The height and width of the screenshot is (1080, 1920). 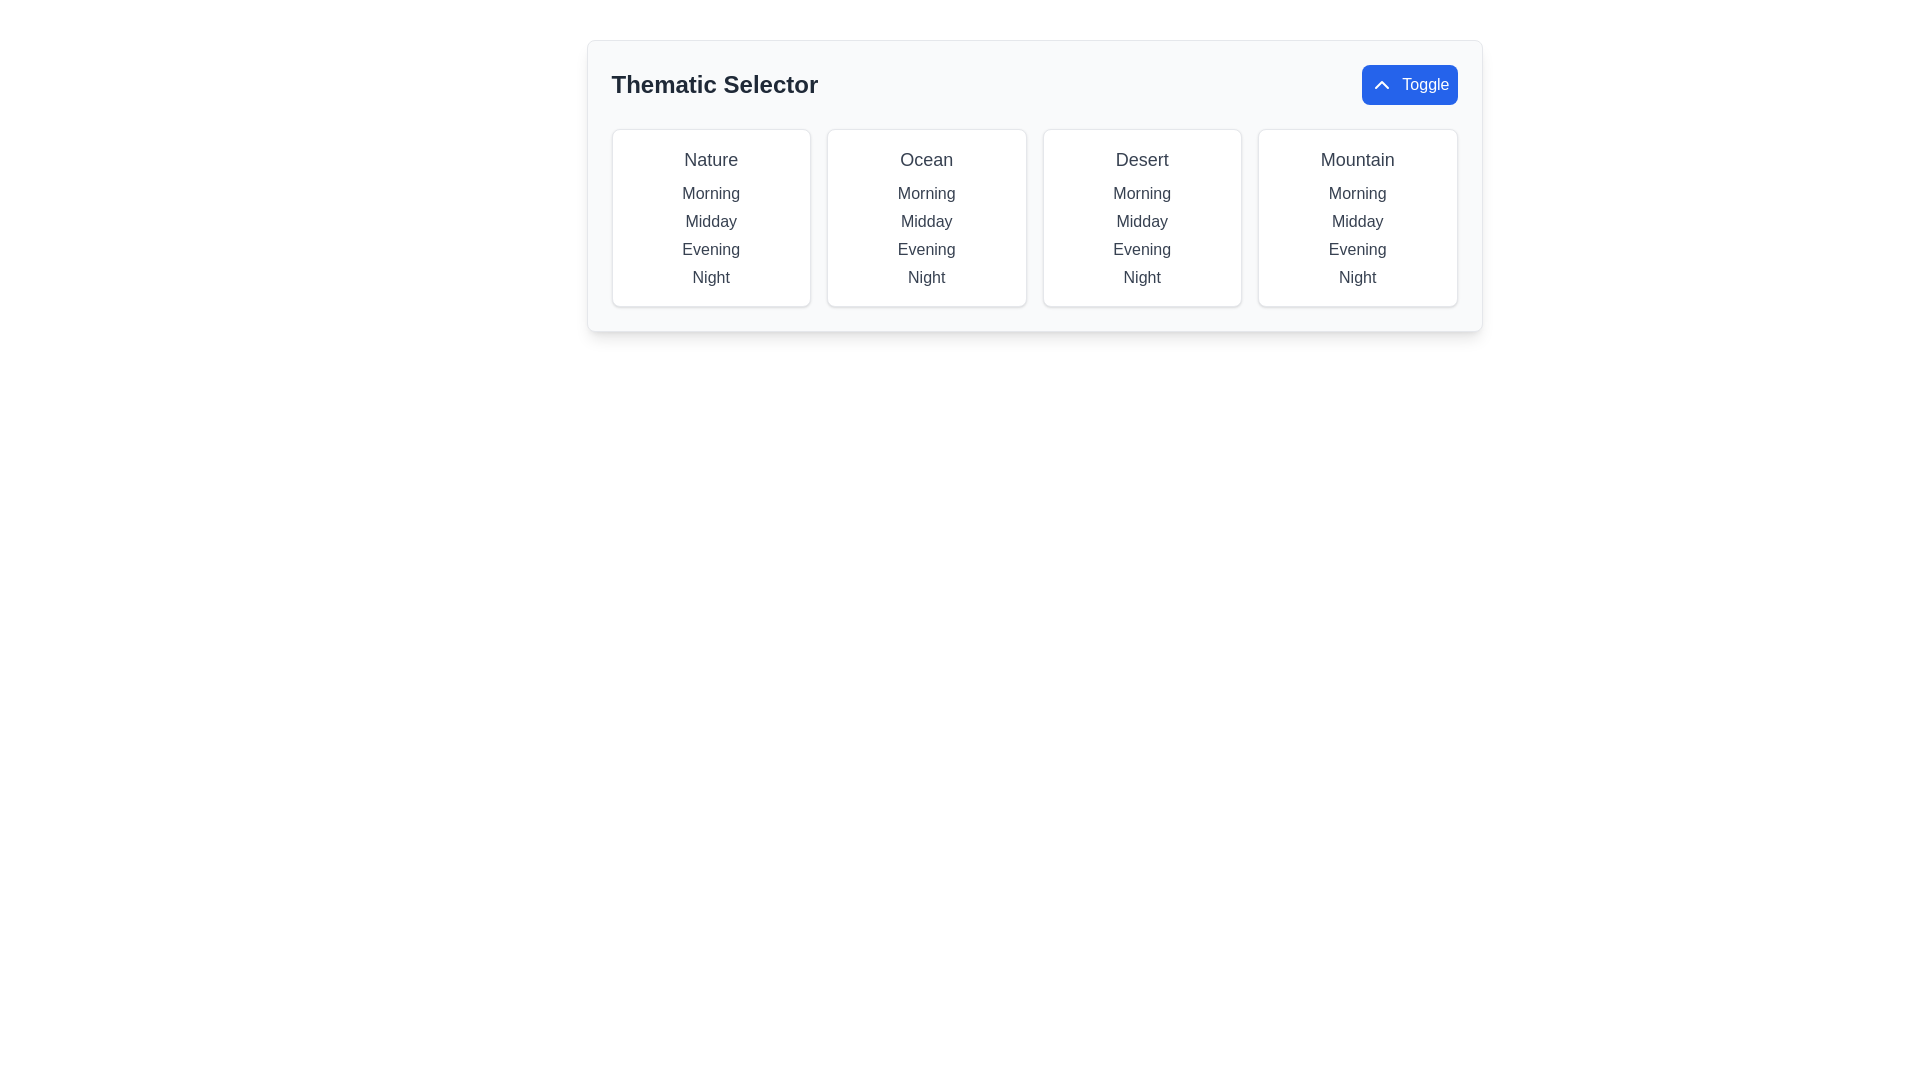 What do you see at coordinates (1357, 249) in the screenshot?
I see `the 'Evening' text label, which indicates a time period and is positioned between 'Midday' and 'Night' in a vertical list` at bounding box center [1357, 249].